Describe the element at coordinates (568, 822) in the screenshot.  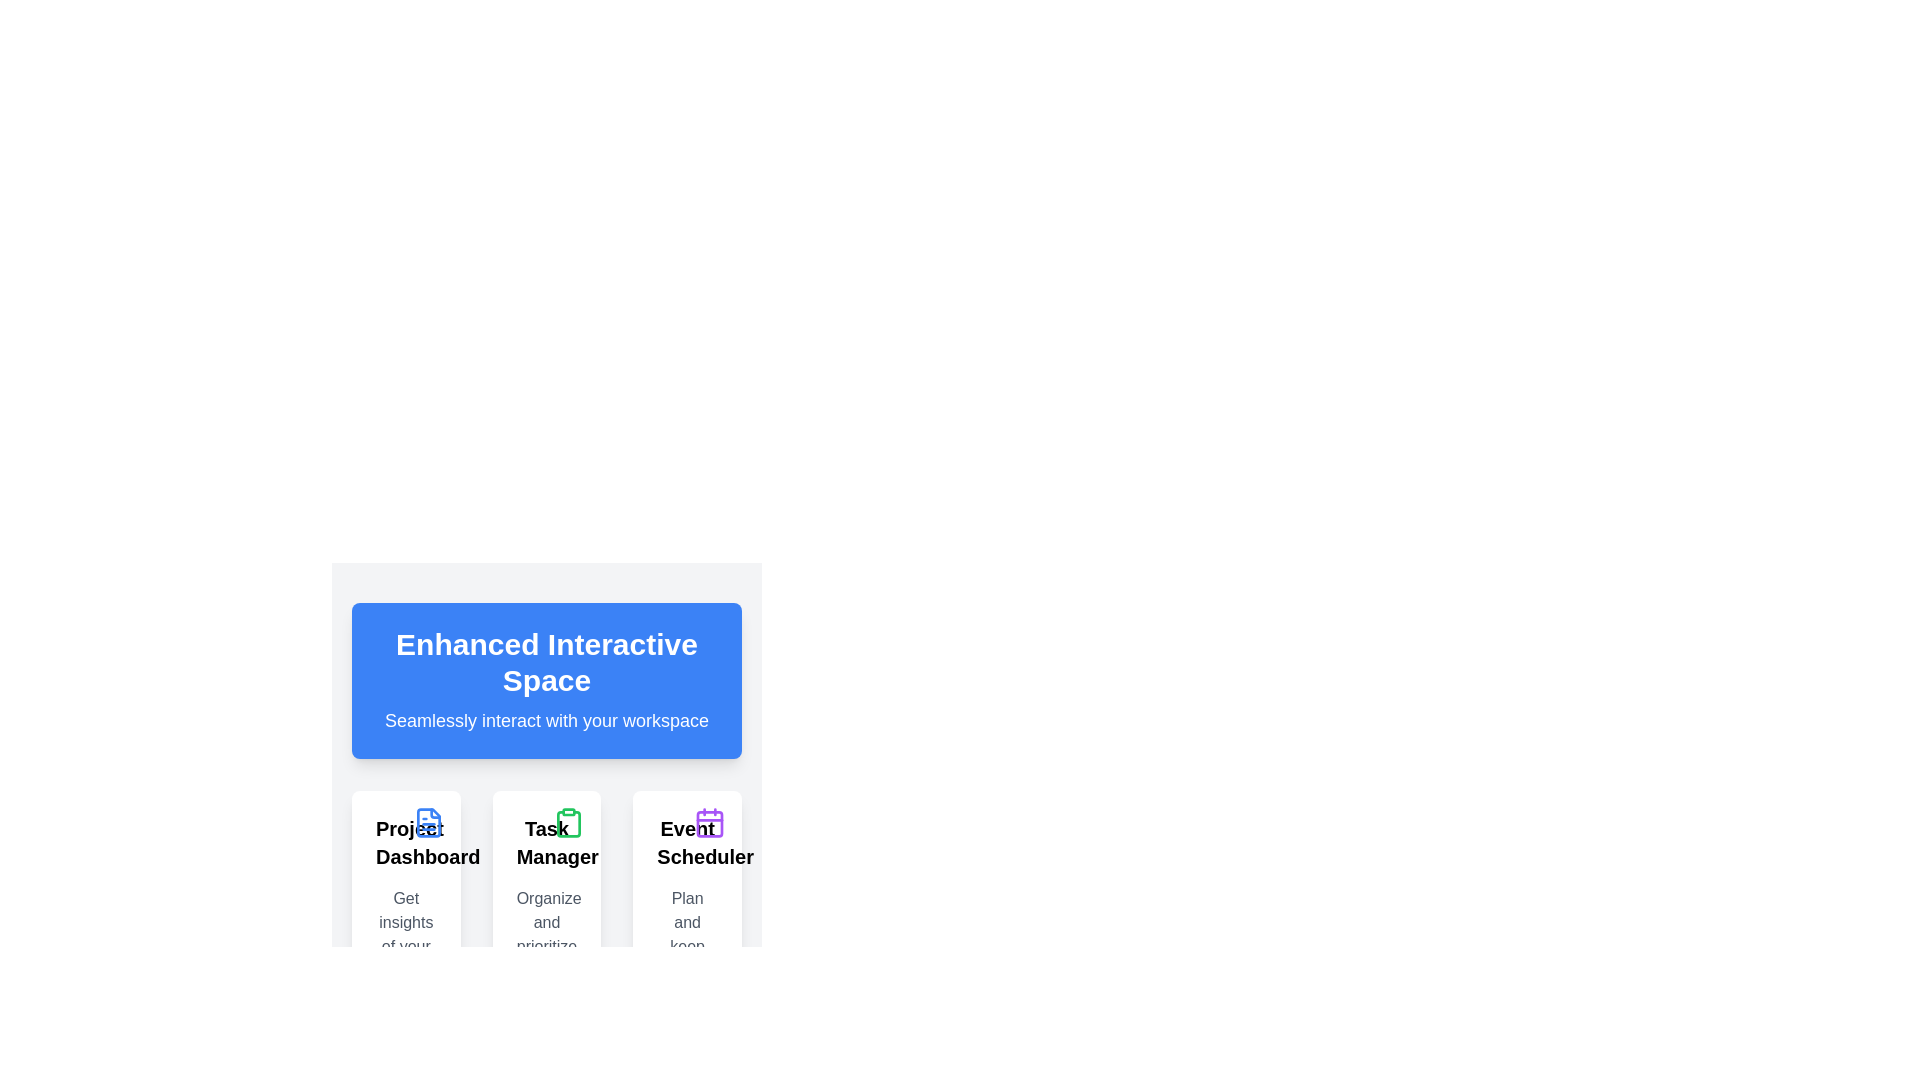
I see `the clipboard icon located in the top-right corner of the 'Task Manager' card` at that location.